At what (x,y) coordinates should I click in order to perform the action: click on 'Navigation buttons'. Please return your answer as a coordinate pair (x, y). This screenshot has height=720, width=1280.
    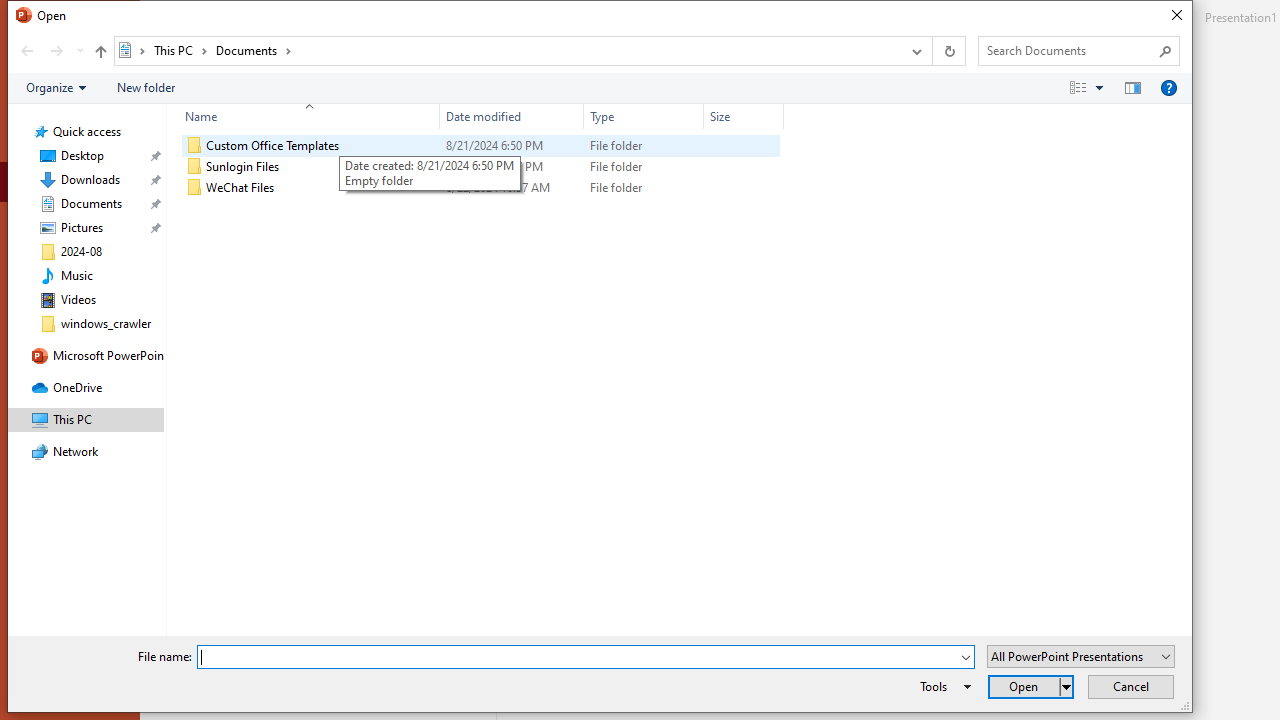
    Looking at the image, I should click on (50, 50).